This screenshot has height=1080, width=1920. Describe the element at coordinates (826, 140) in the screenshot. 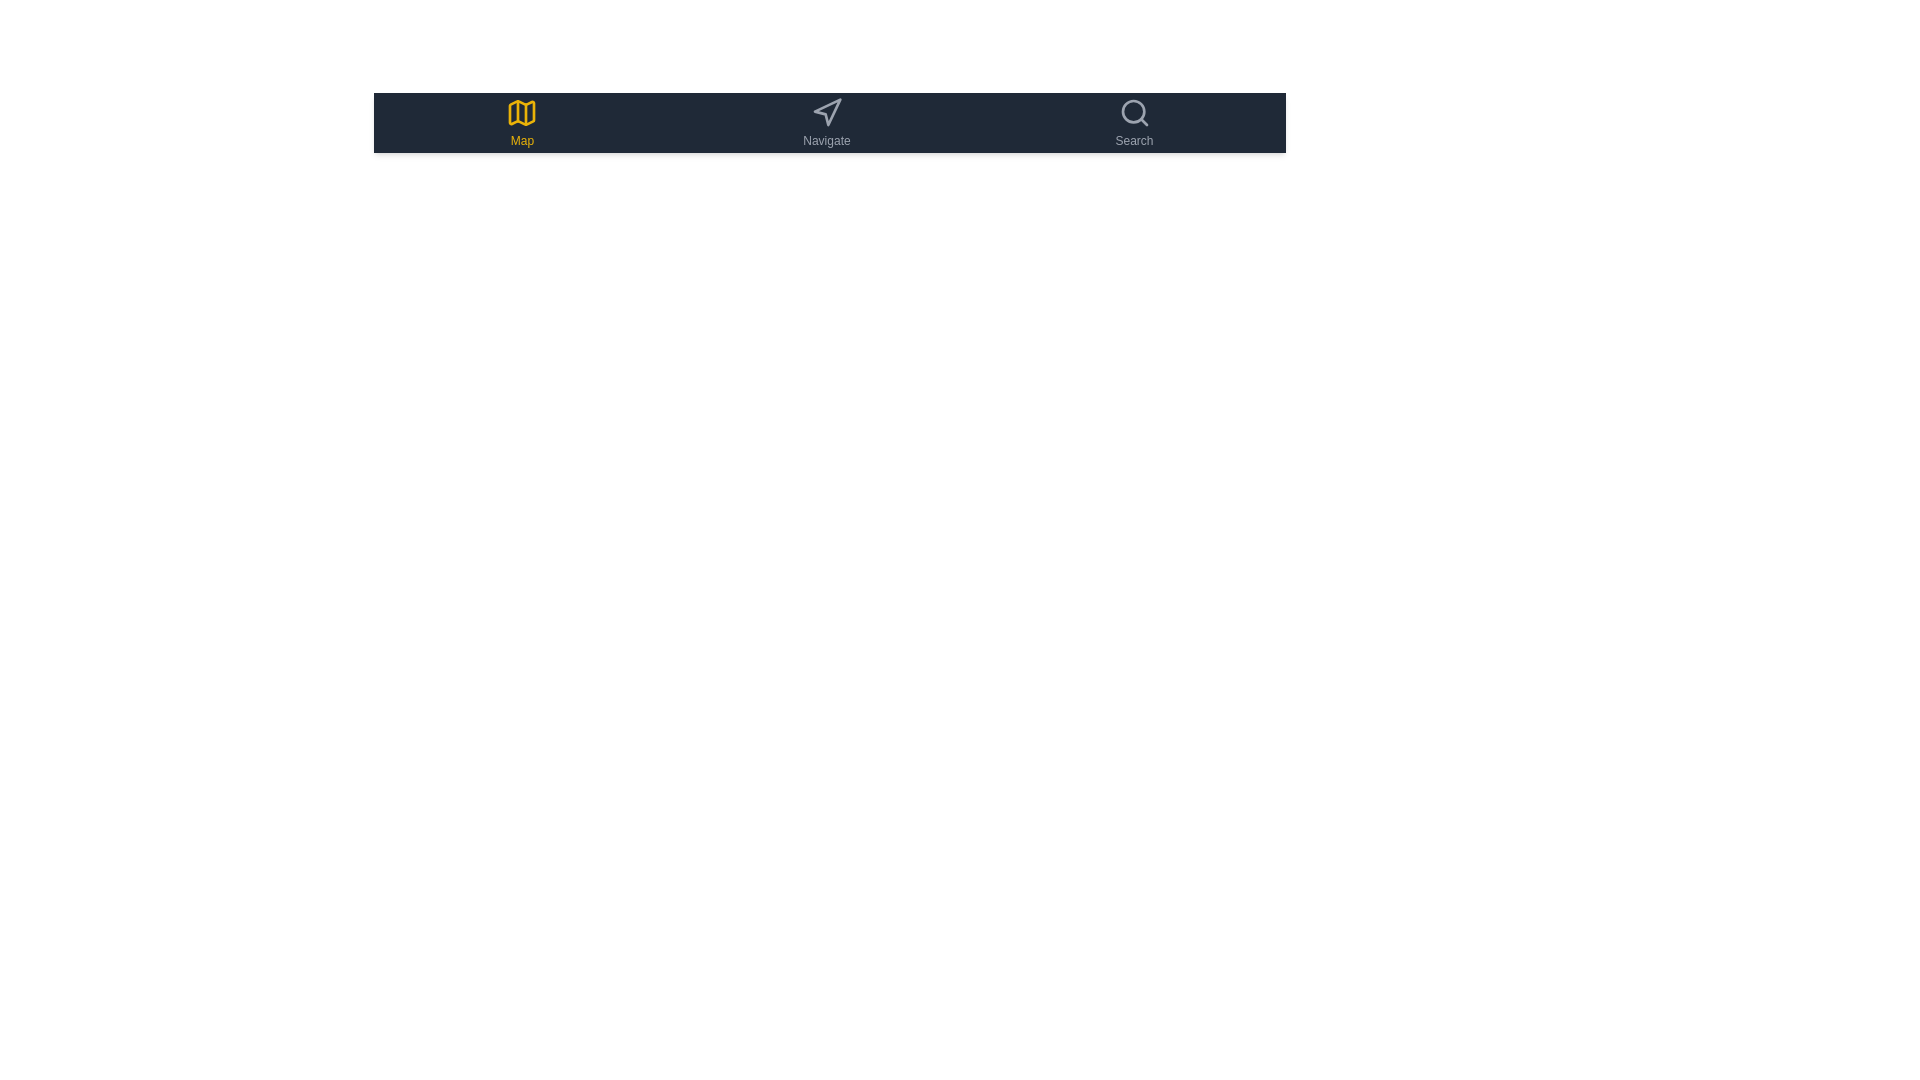

I see `the small gray text label that says 'Navigate', which is positioned below a navigation icon in the top navigation bar` at that location.